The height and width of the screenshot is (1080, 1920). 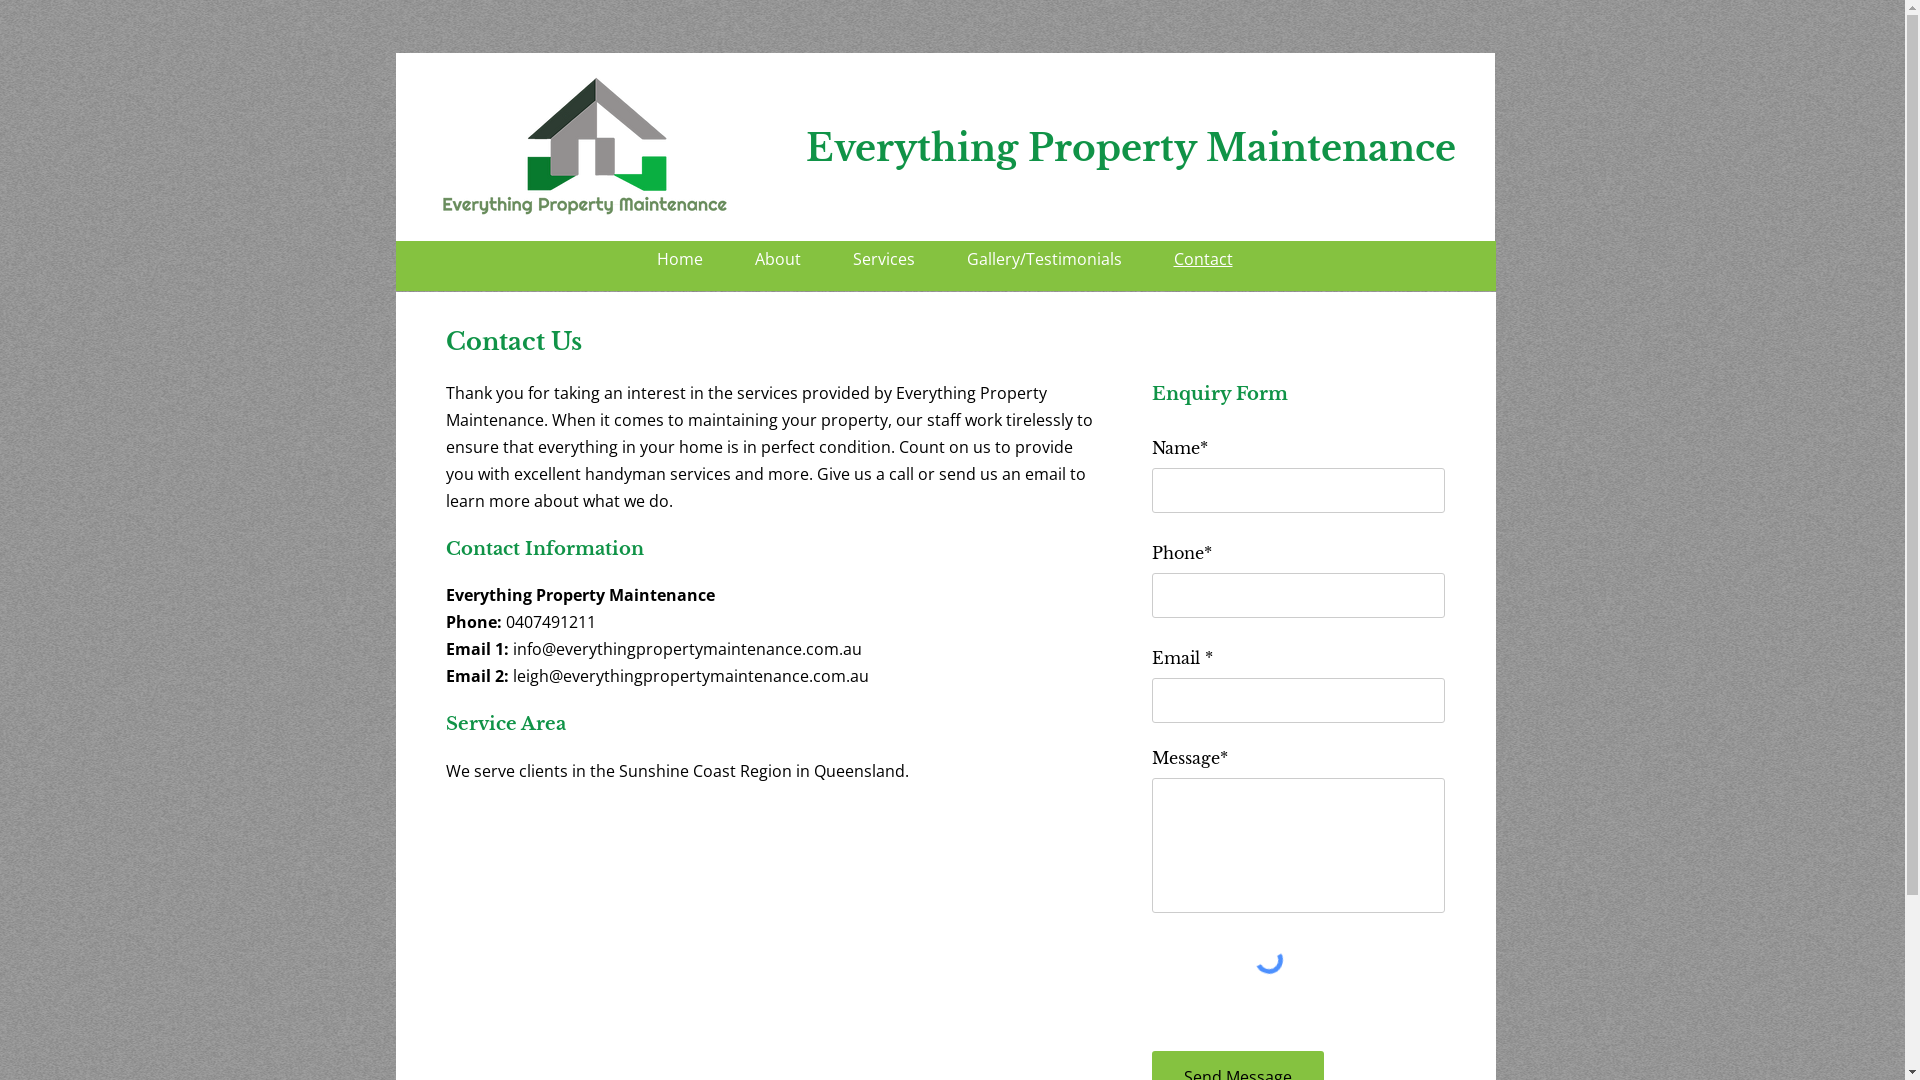 I want to click on 'leigh@everythingpropertymaintenance.com.au', so click(x=690, y=675).